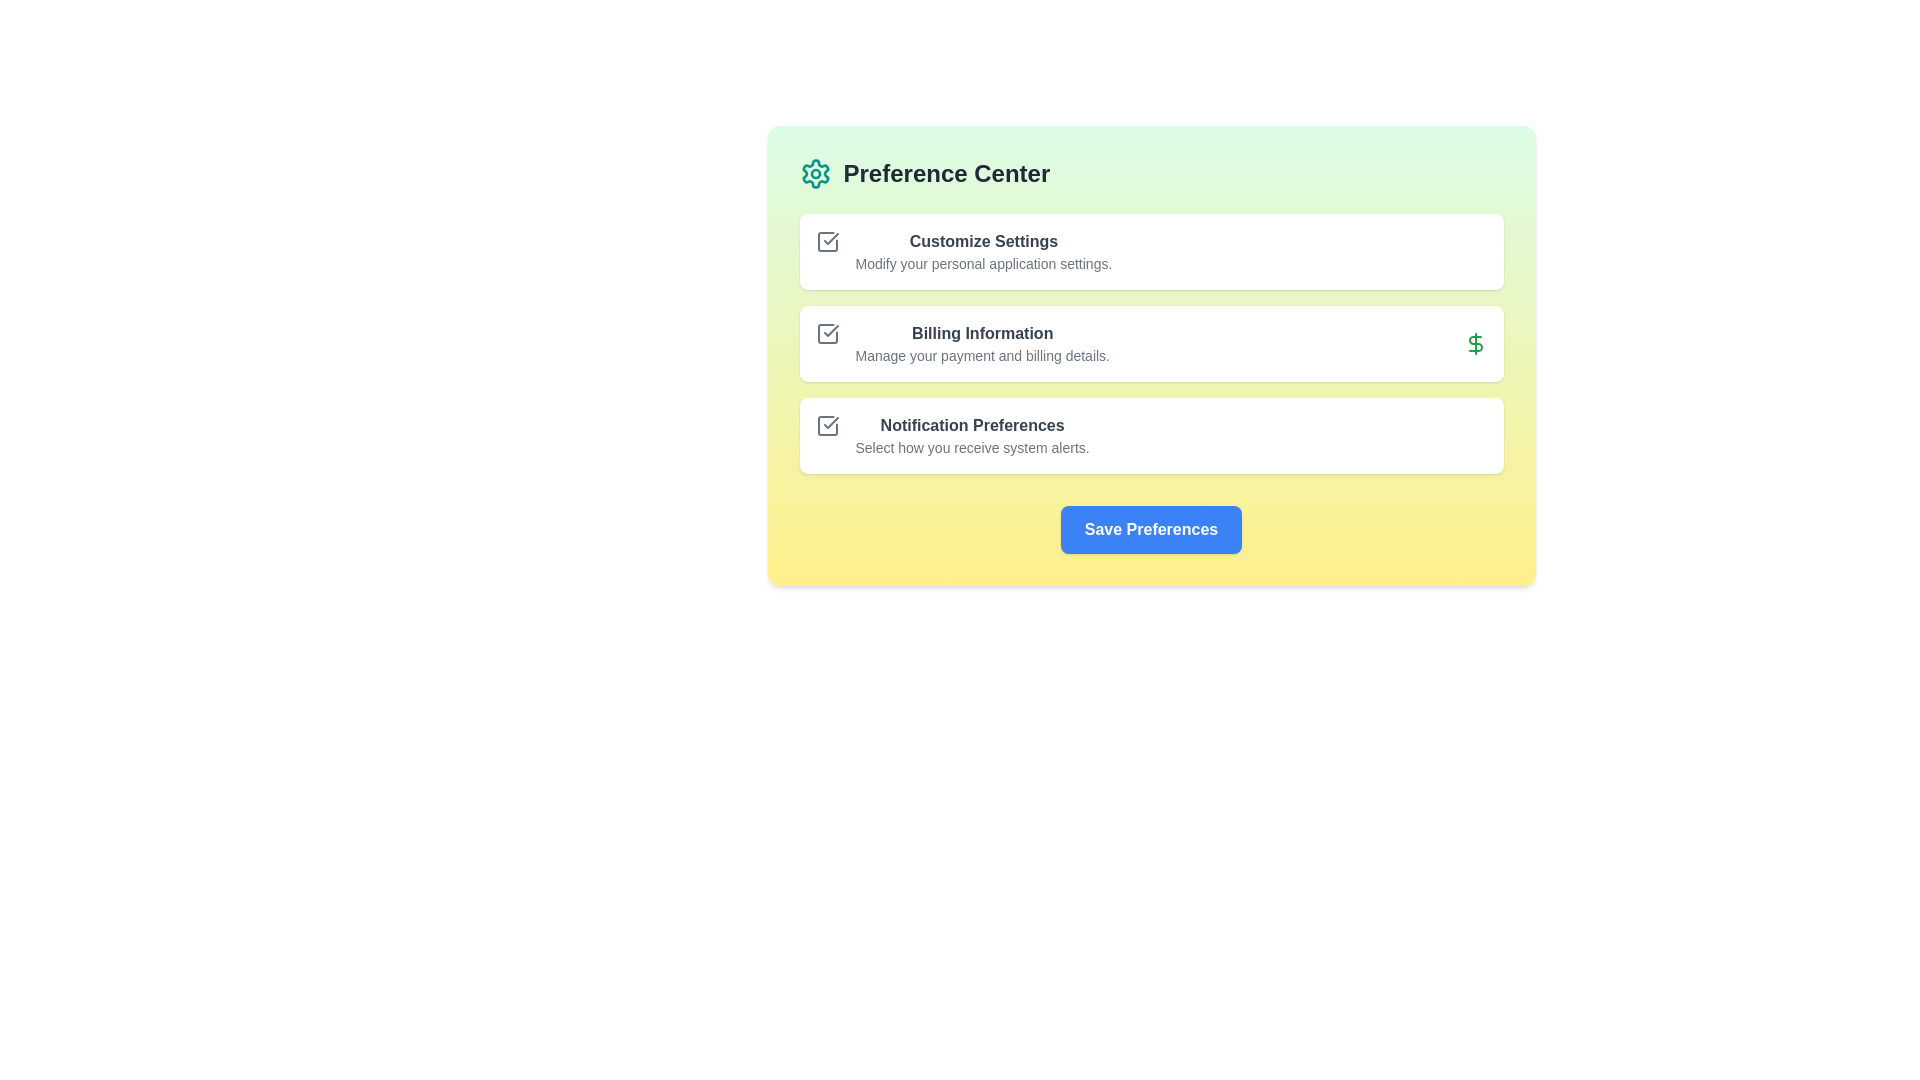  I want to click on the stylized square icon with a checkmark located in the top-left corner of the 'Customize Settings' section, adjacent to its header text, so click(827, 241).